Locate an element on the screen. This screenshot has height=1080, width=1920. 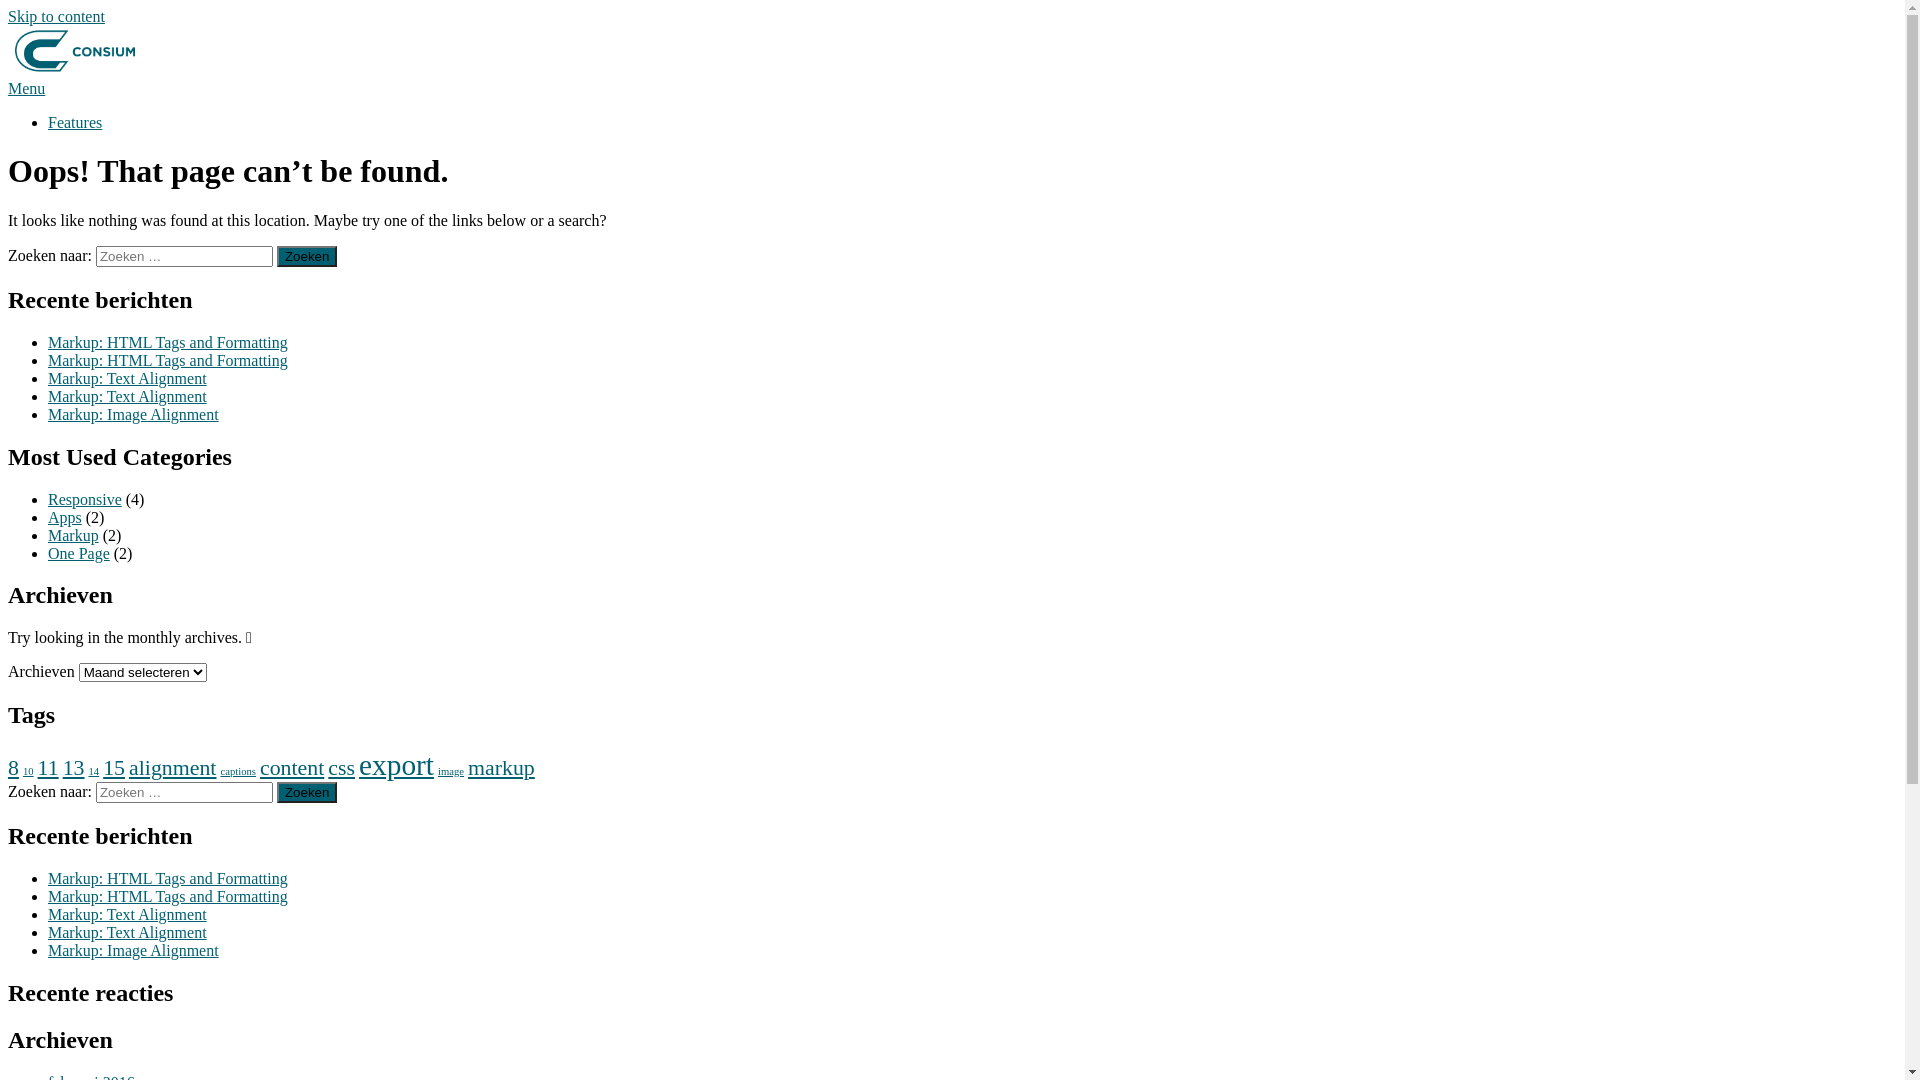
'14' is located at coordinates (93, 770).